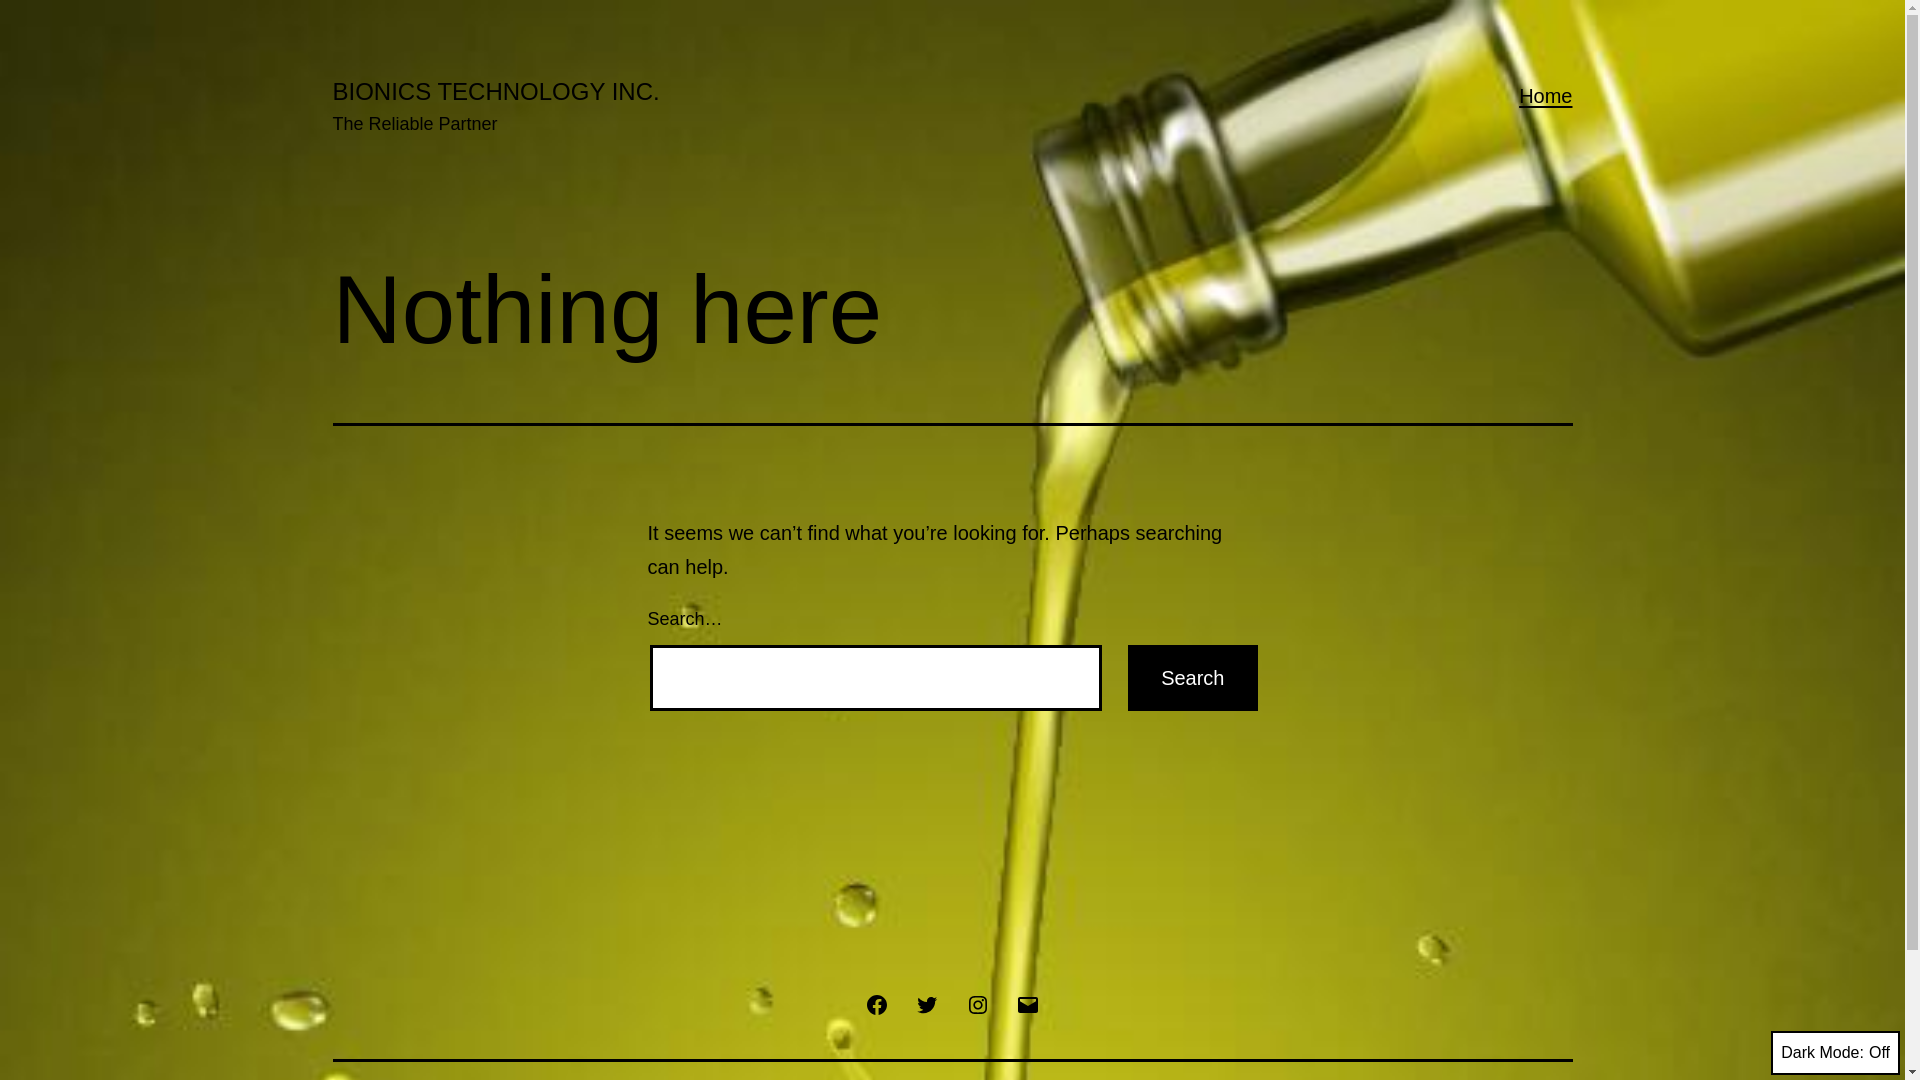 The width and height of the screenshot is (1920, 1080). What do you see at coordinates (925, 1003) in the screenshot?
I see `'Twitter'` at bounding box center [925, 1003].